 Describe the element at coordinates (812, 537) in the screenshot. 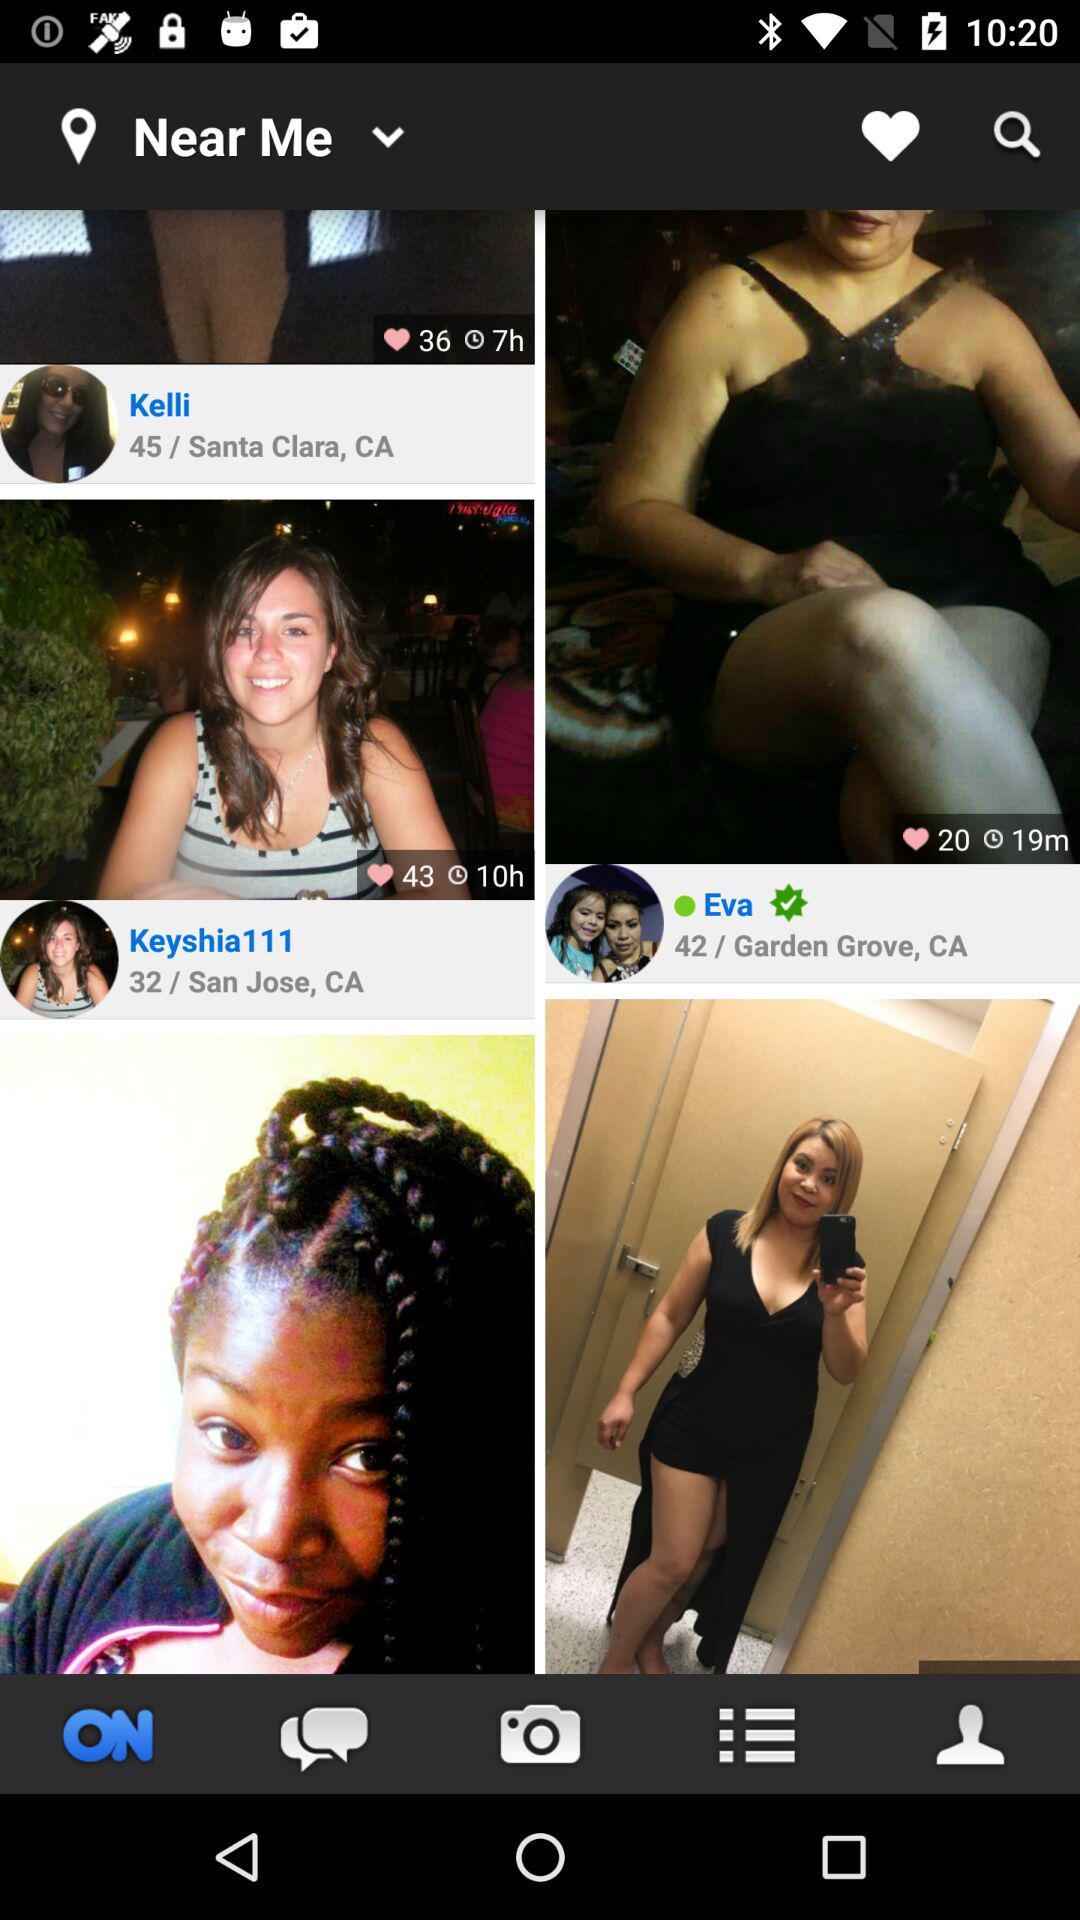

I see `click on the image` at that location.